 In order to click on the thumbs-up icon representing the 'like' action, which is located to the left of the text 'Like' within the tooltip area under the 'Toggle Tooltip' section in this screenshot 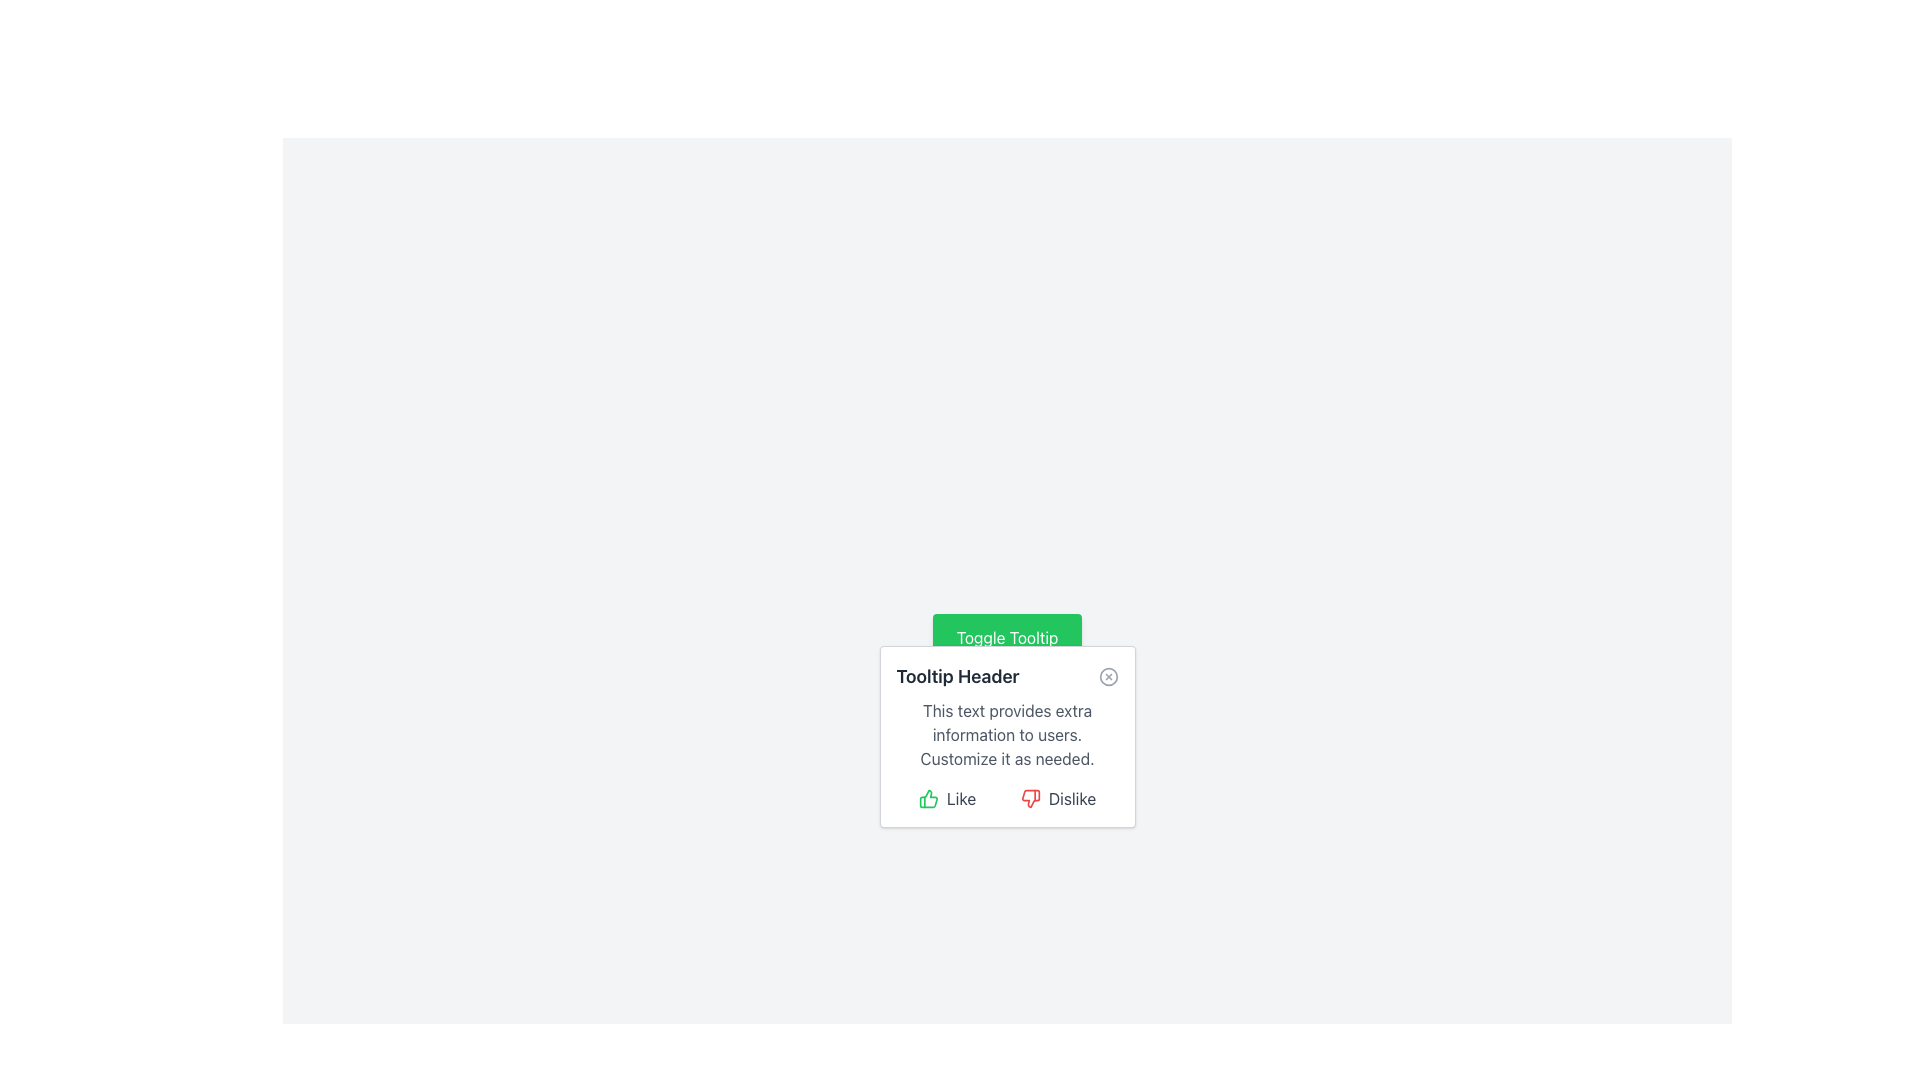, I will do `click(927, 797)`.